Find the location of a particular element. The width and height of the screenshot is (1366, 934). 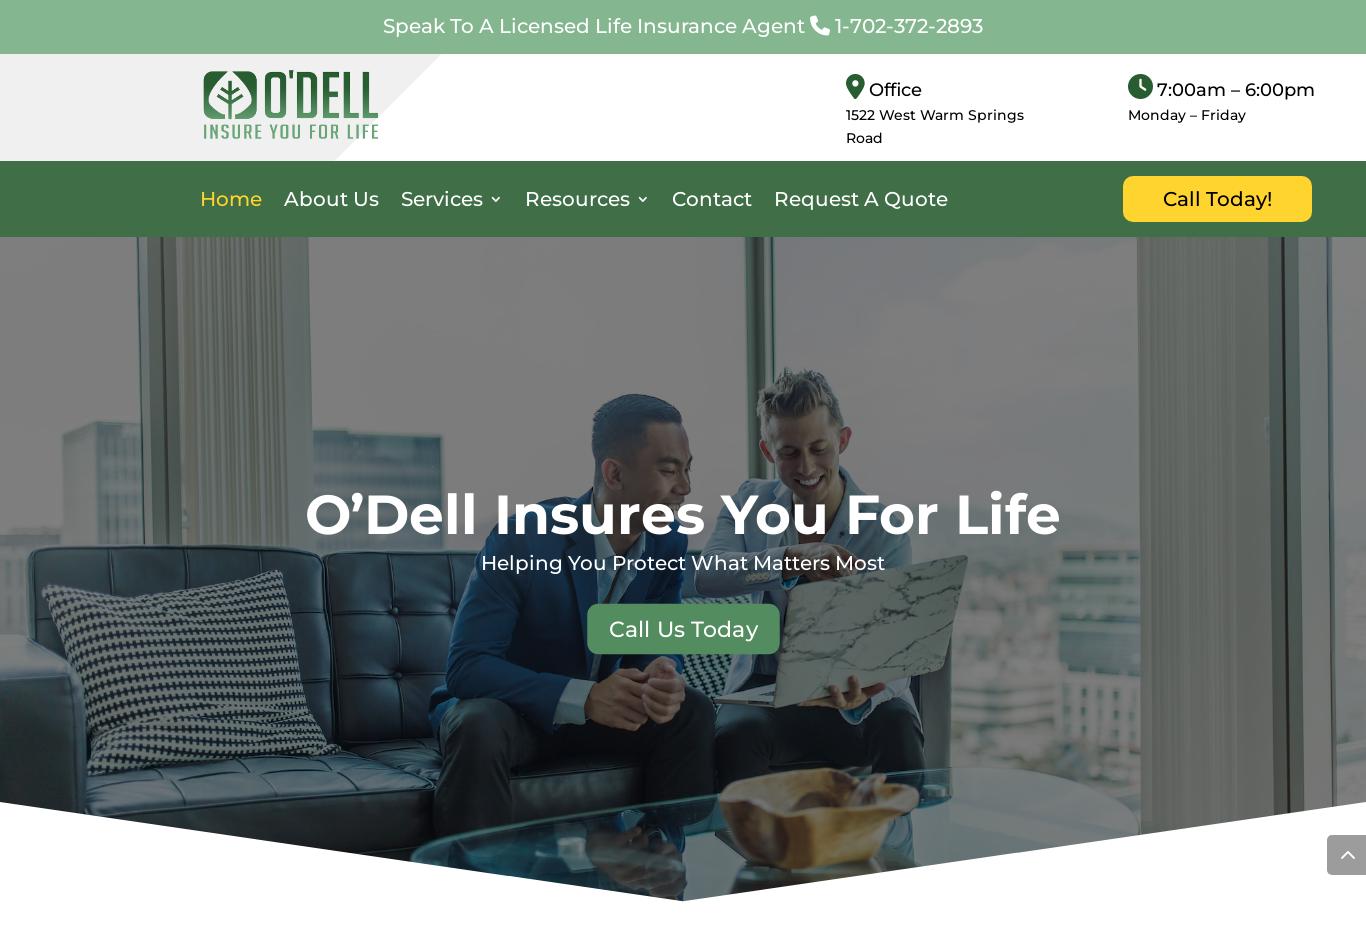

'Monday – Friday' is located at coordinates (1185, 113).